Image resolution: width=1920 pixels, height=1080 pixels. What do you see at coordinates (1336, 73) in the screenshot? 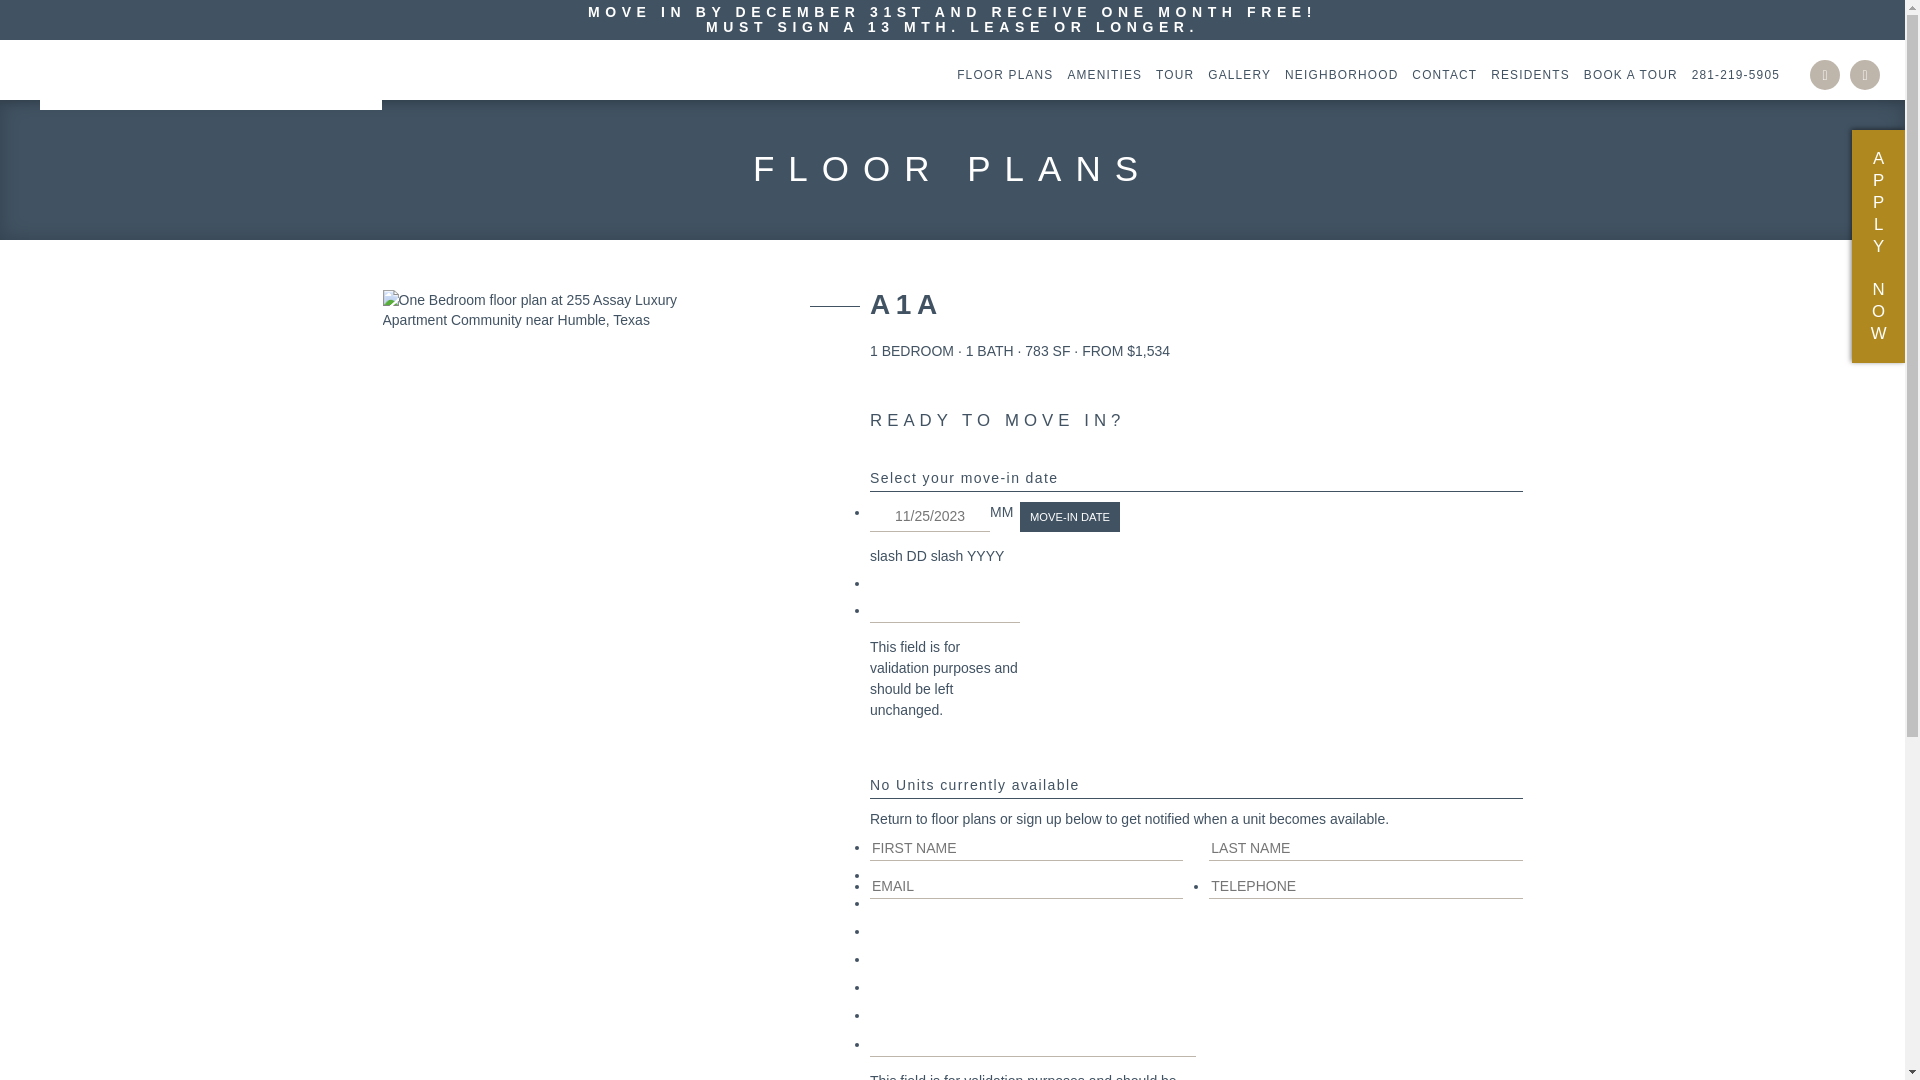
I see `'NEIGHBORHOOD'` at bounding box center [1336, 73].